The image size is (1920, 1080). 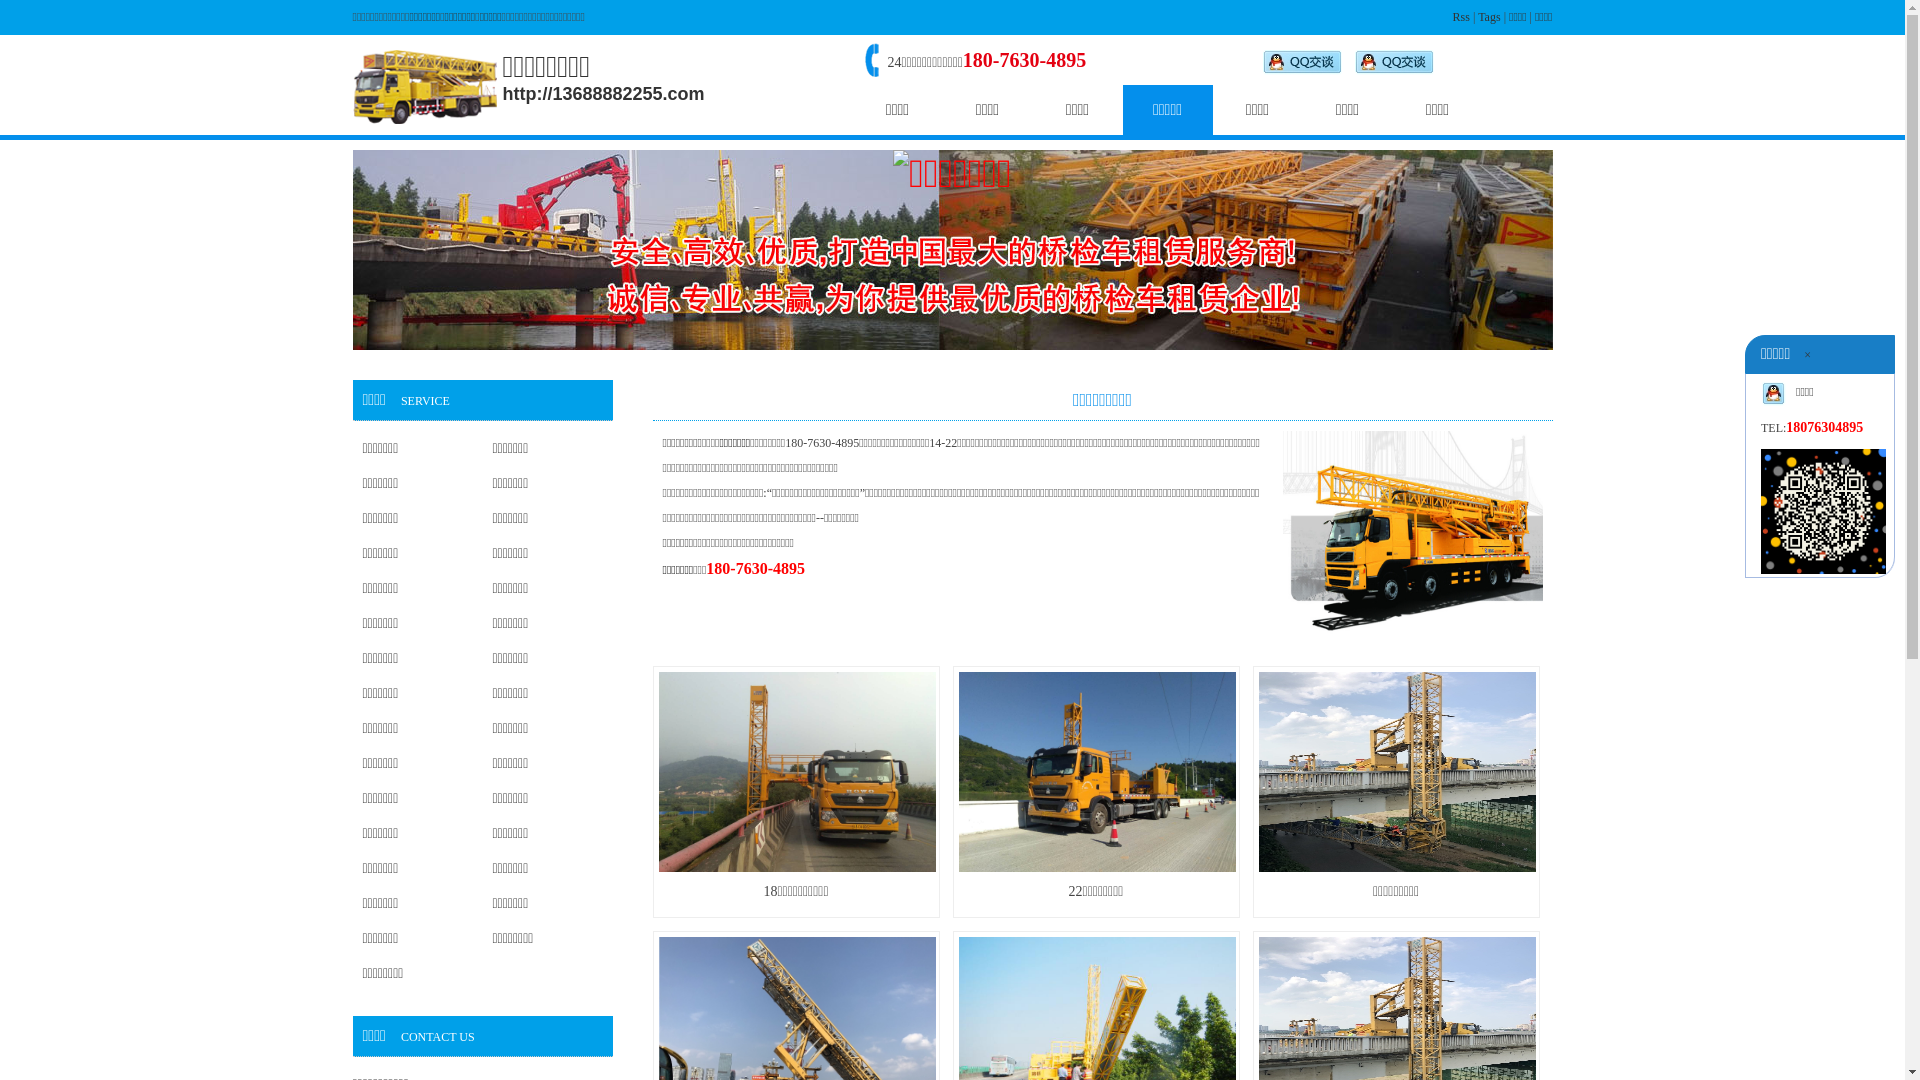 What do you see at coordinates (1461, 16) in the screenshot?
I see `'Rss'` at bounding box center [1461, 16].